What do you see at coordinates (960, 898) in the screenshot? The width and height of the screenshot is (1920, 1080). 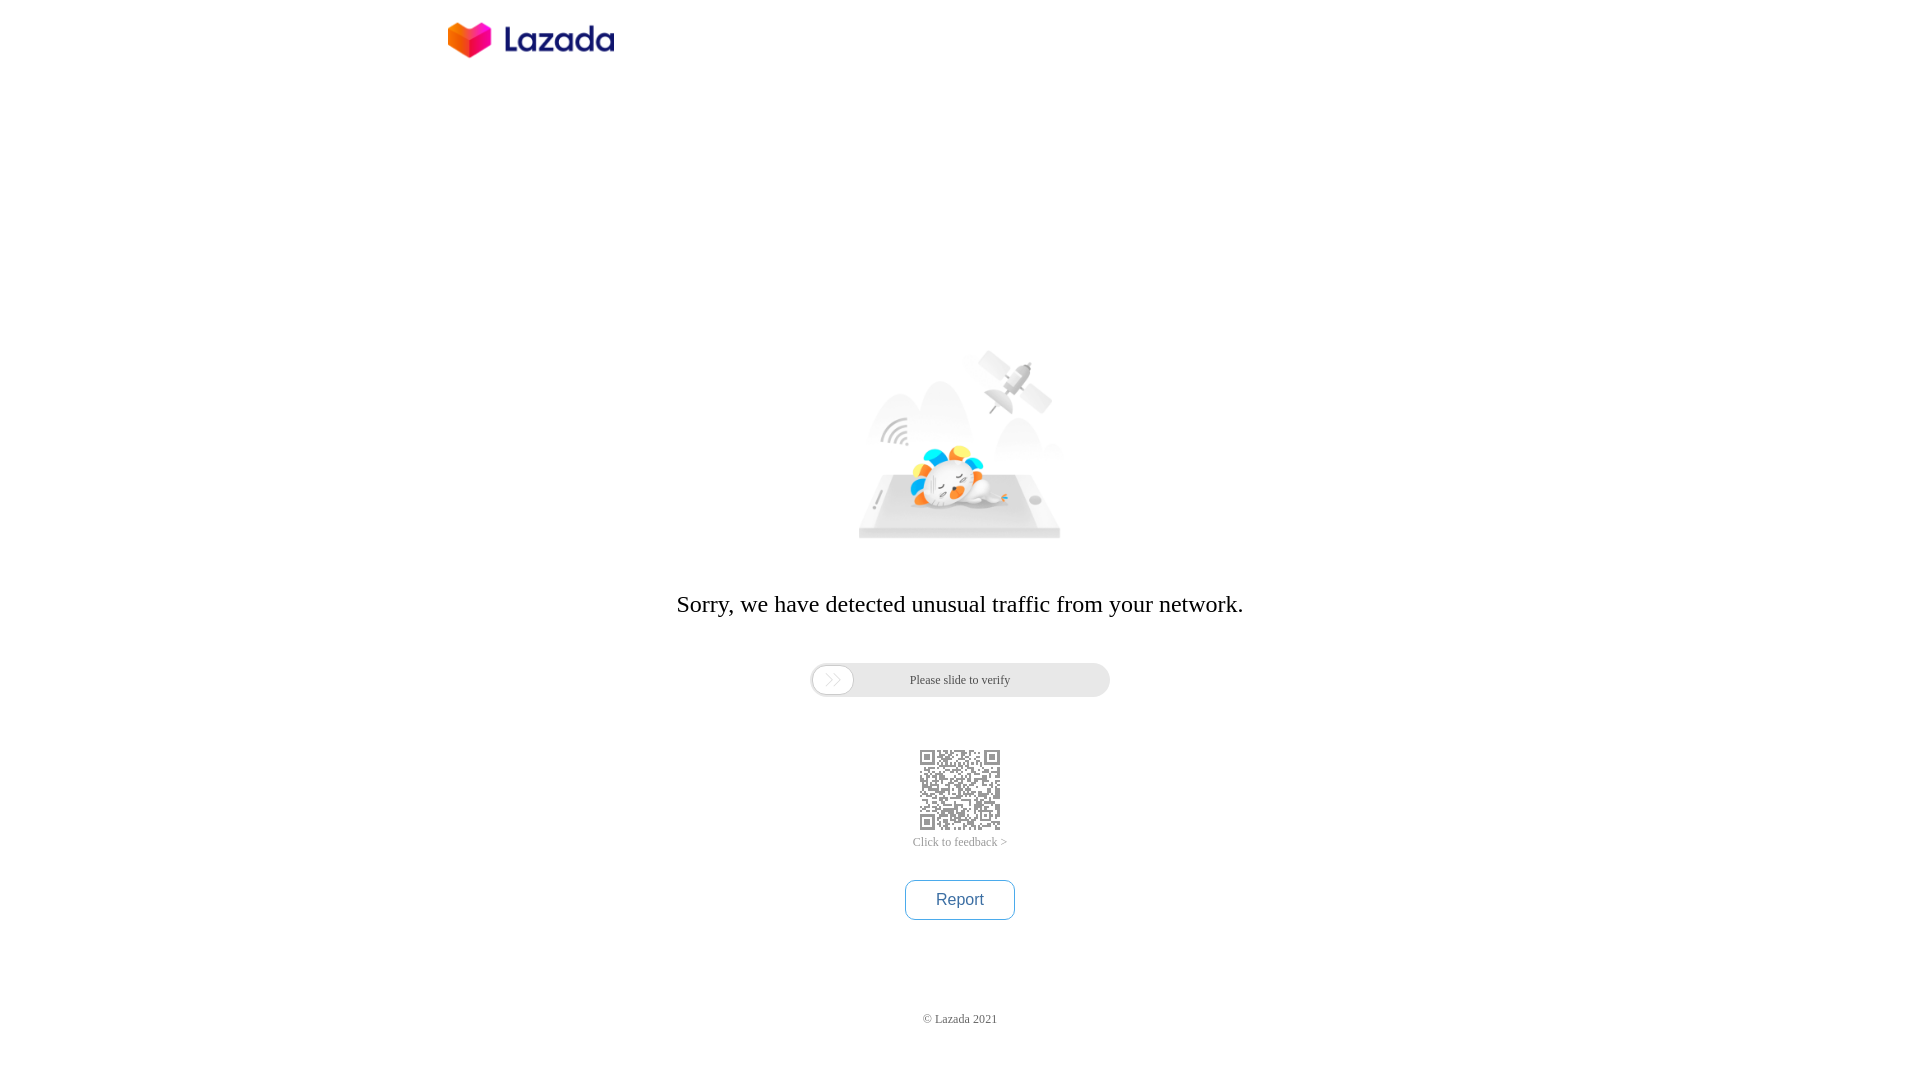 I see `'Report'` at bounding box center [960, 898].